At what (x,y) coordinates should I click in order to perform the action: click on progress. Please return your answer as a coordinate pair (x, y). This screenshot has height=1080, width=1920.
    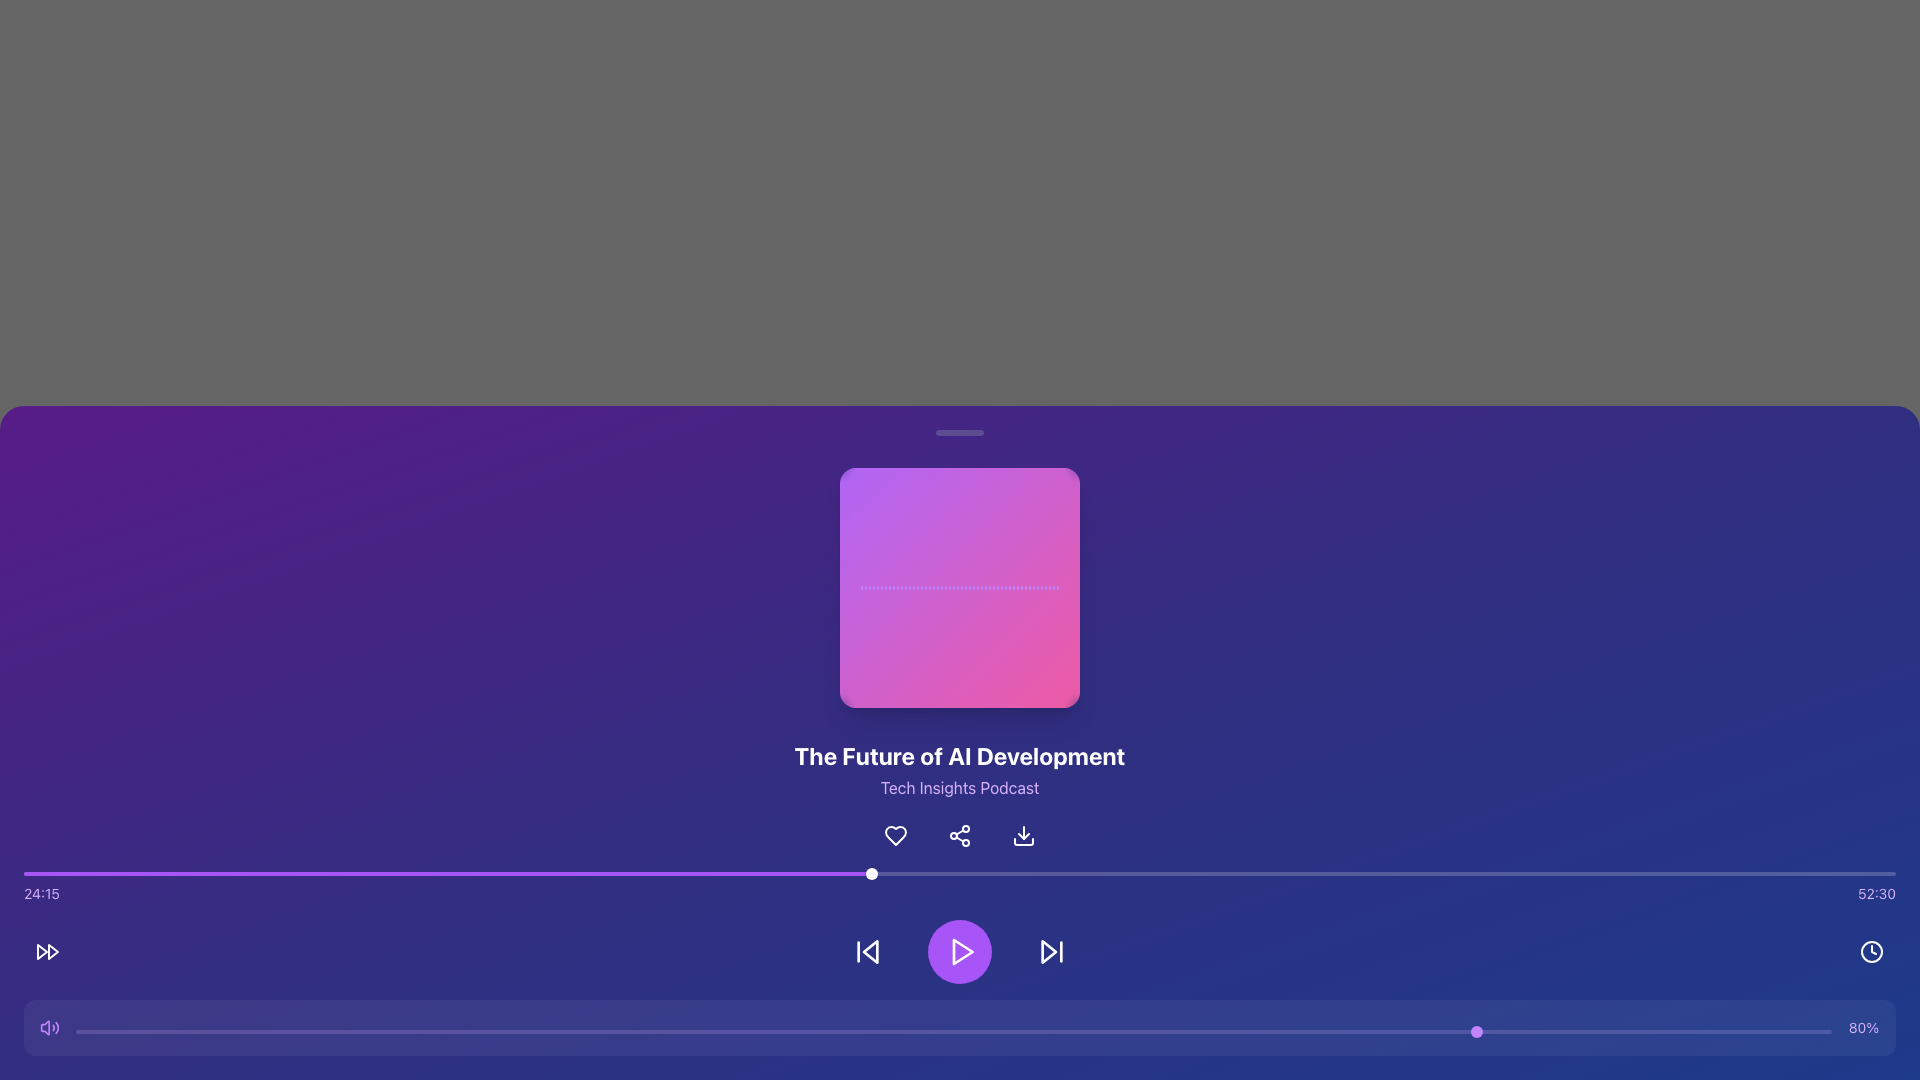
    Looking at the image, I should click on (183, 873).